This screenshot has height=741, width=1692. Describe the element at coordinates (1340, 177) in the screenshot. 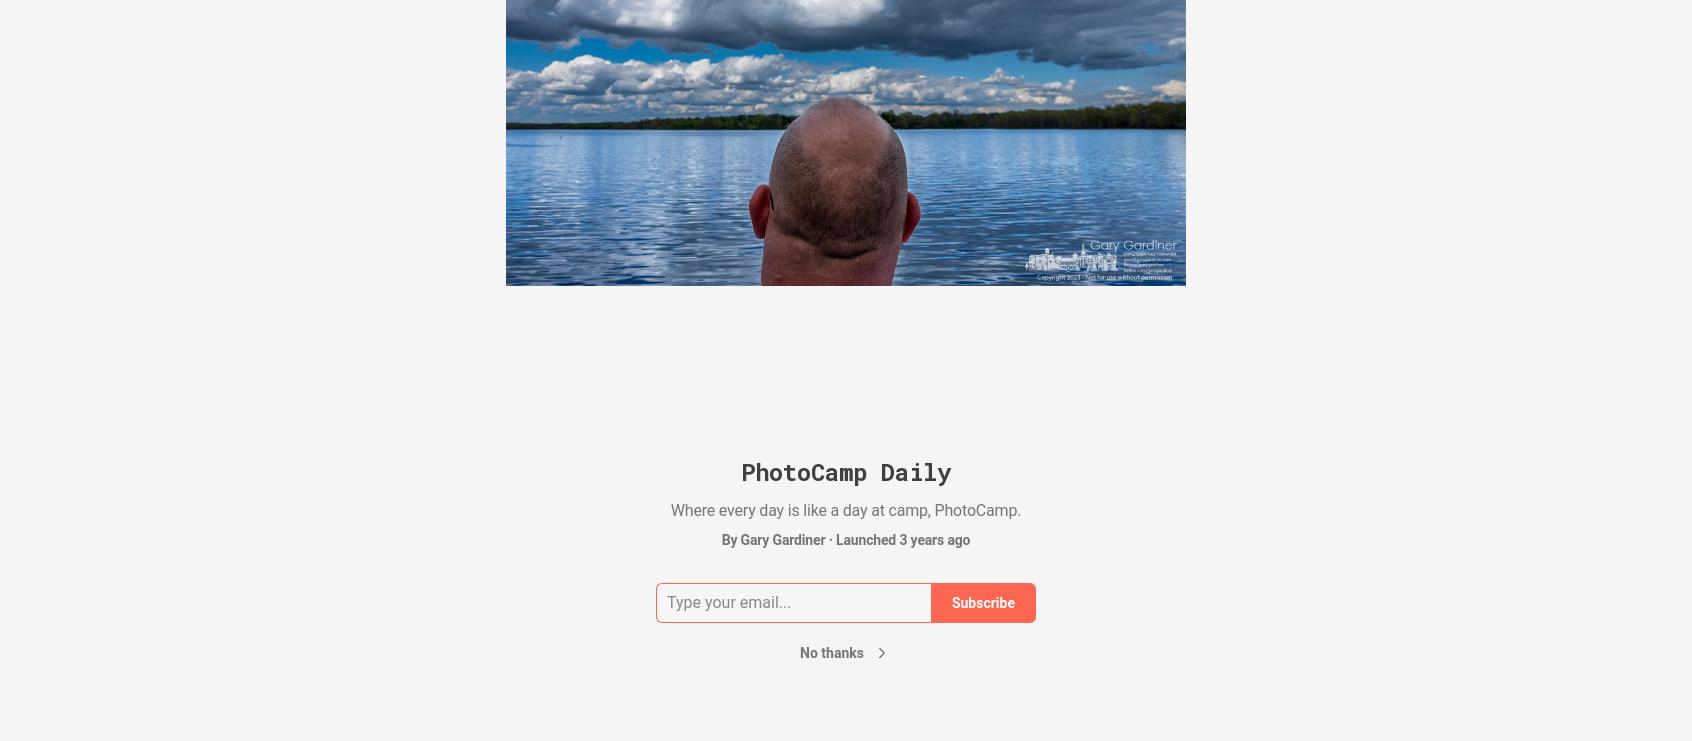

I see `'F8 - My Final Photo News'` at that location.